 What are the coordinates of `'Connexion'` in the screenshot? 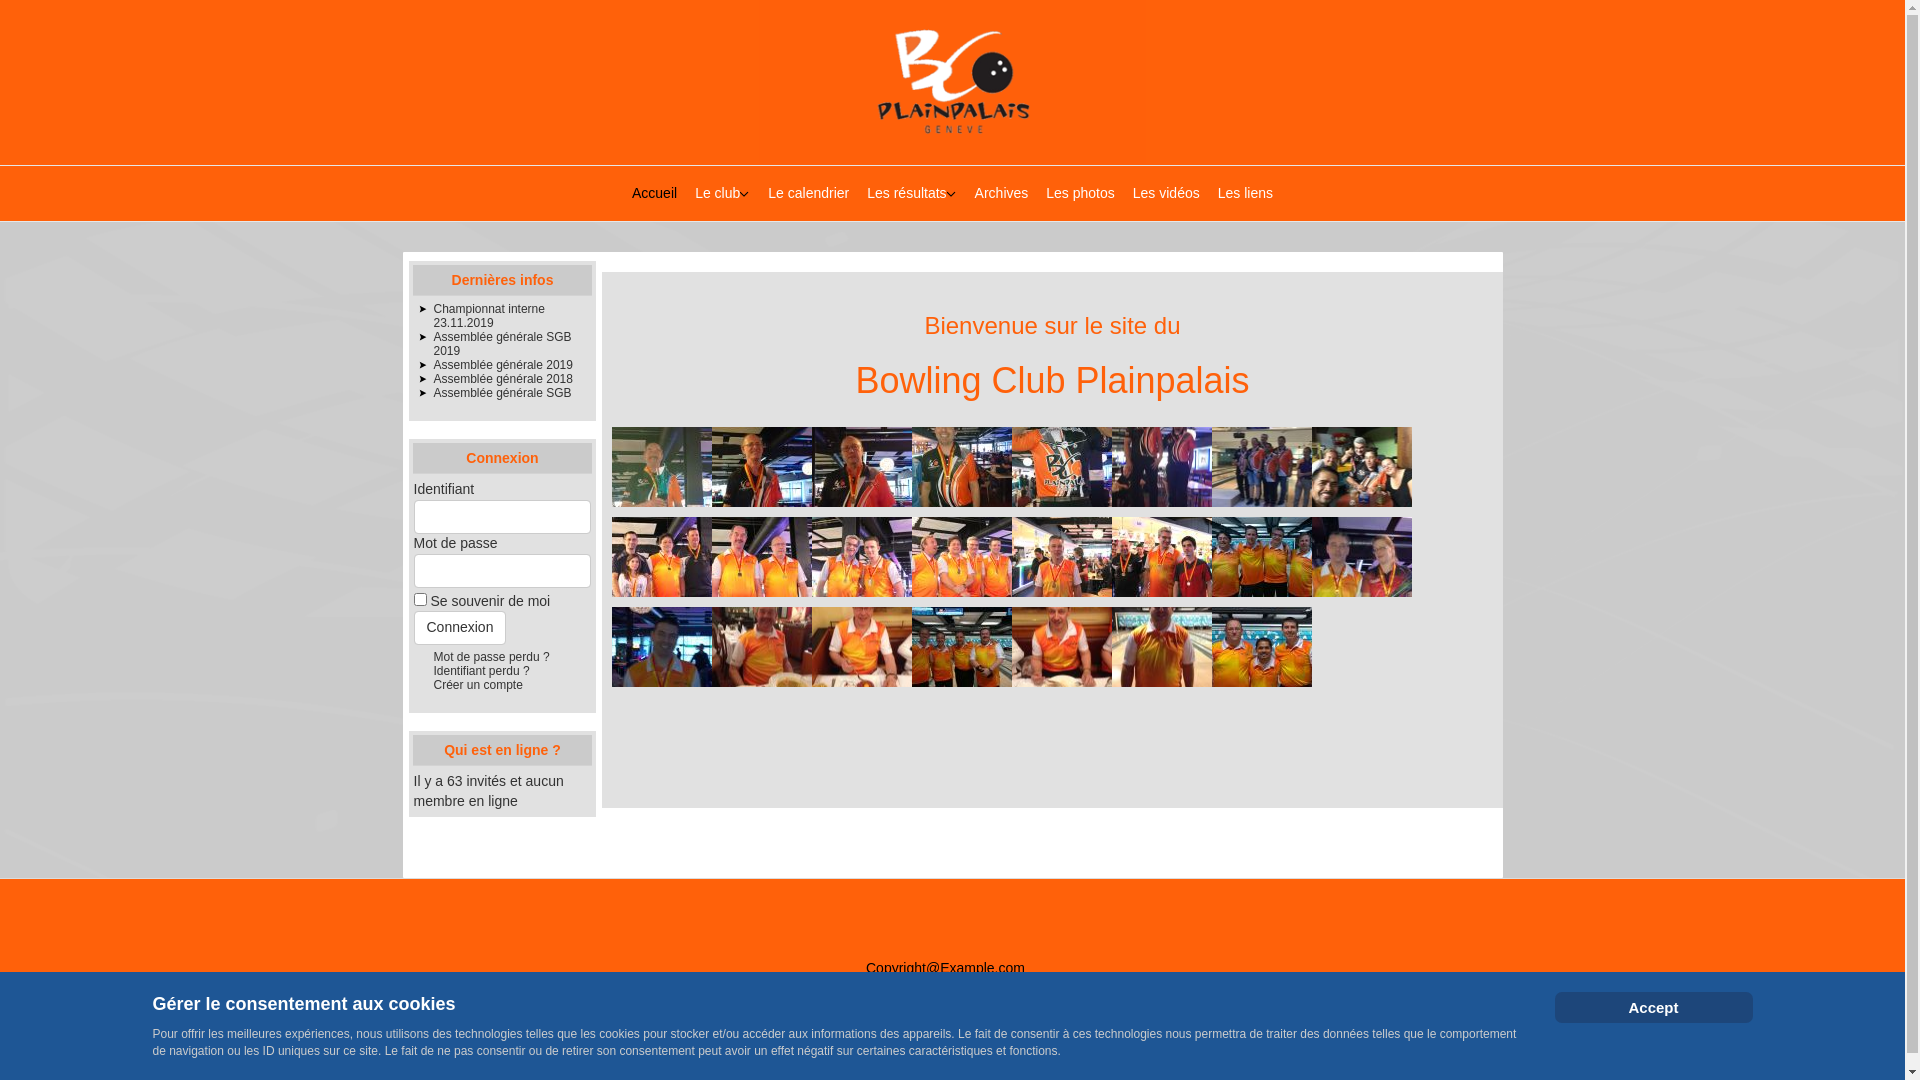 It's located at (459, 627).